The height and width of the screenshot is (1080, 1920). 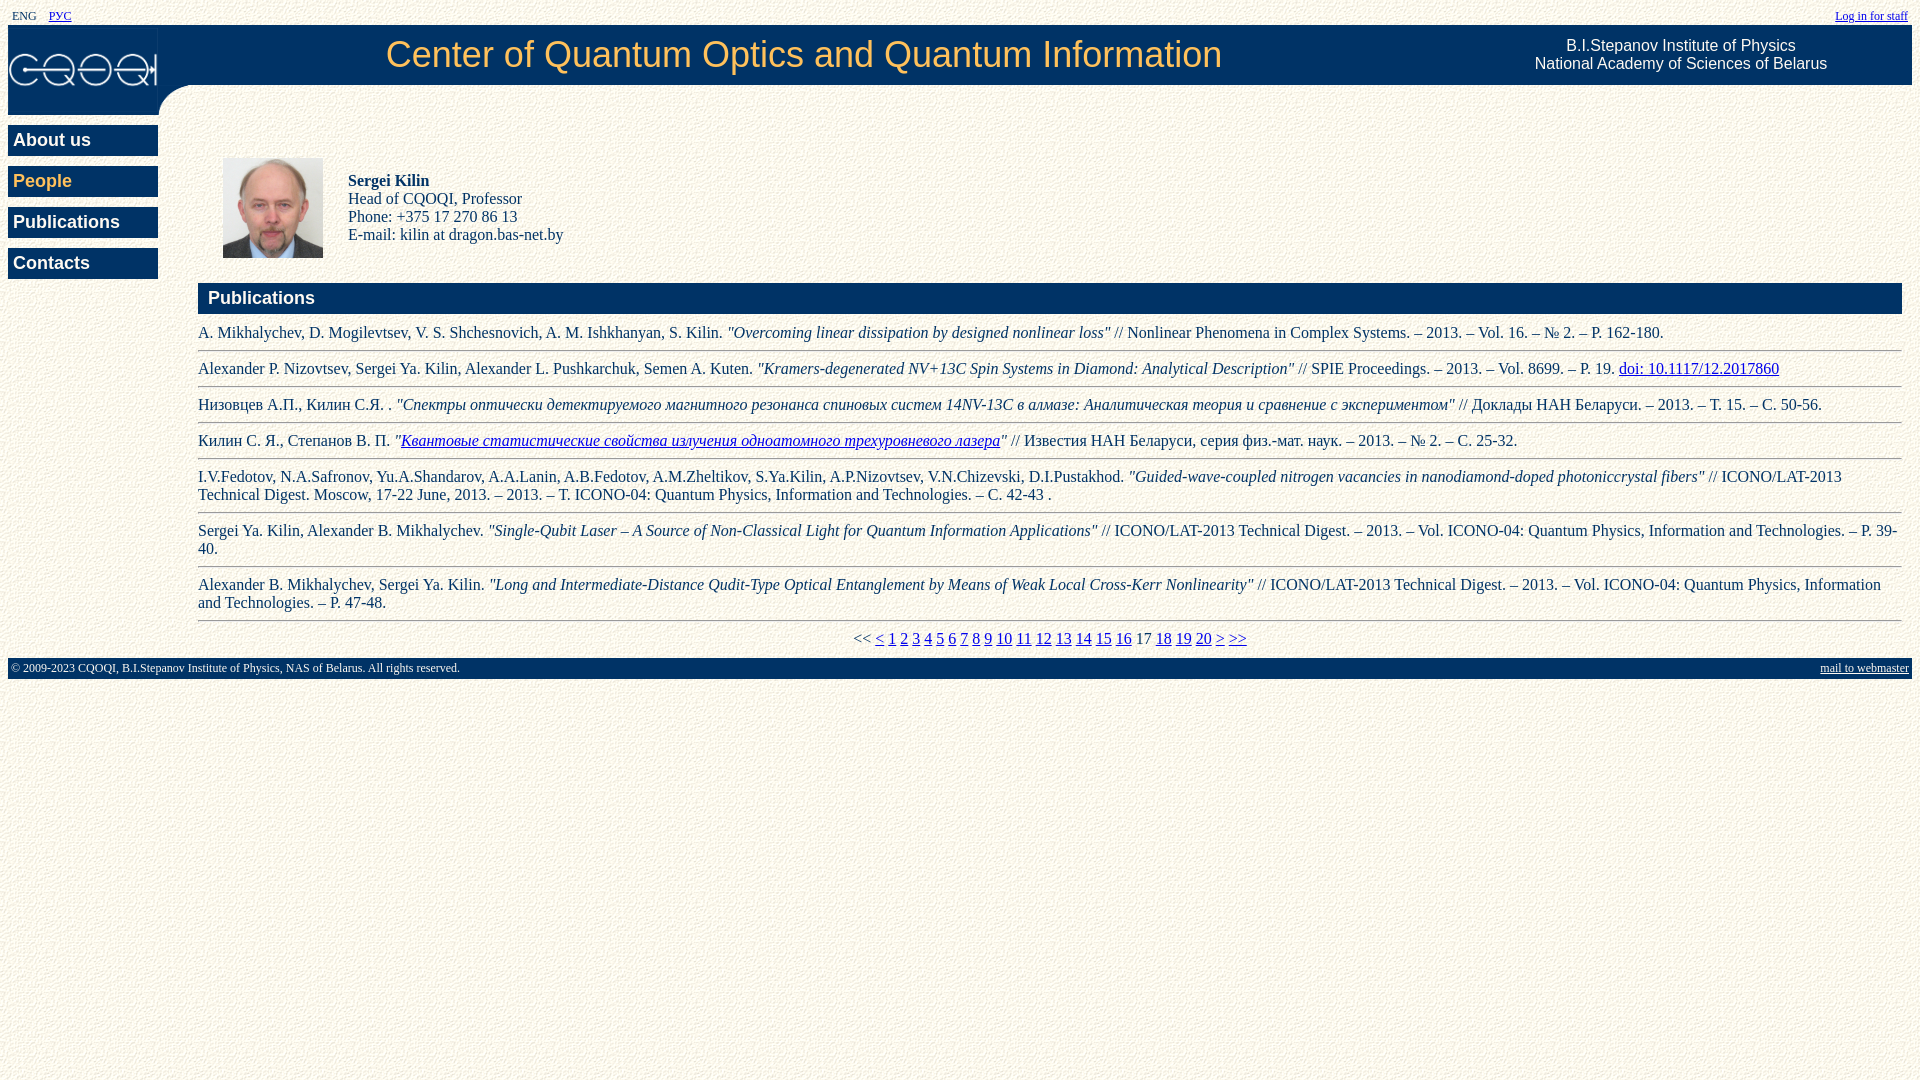 What do you see at coordinates (964, 638) in the screenshot?
I see `'7'` at bounding box center [964, 638].